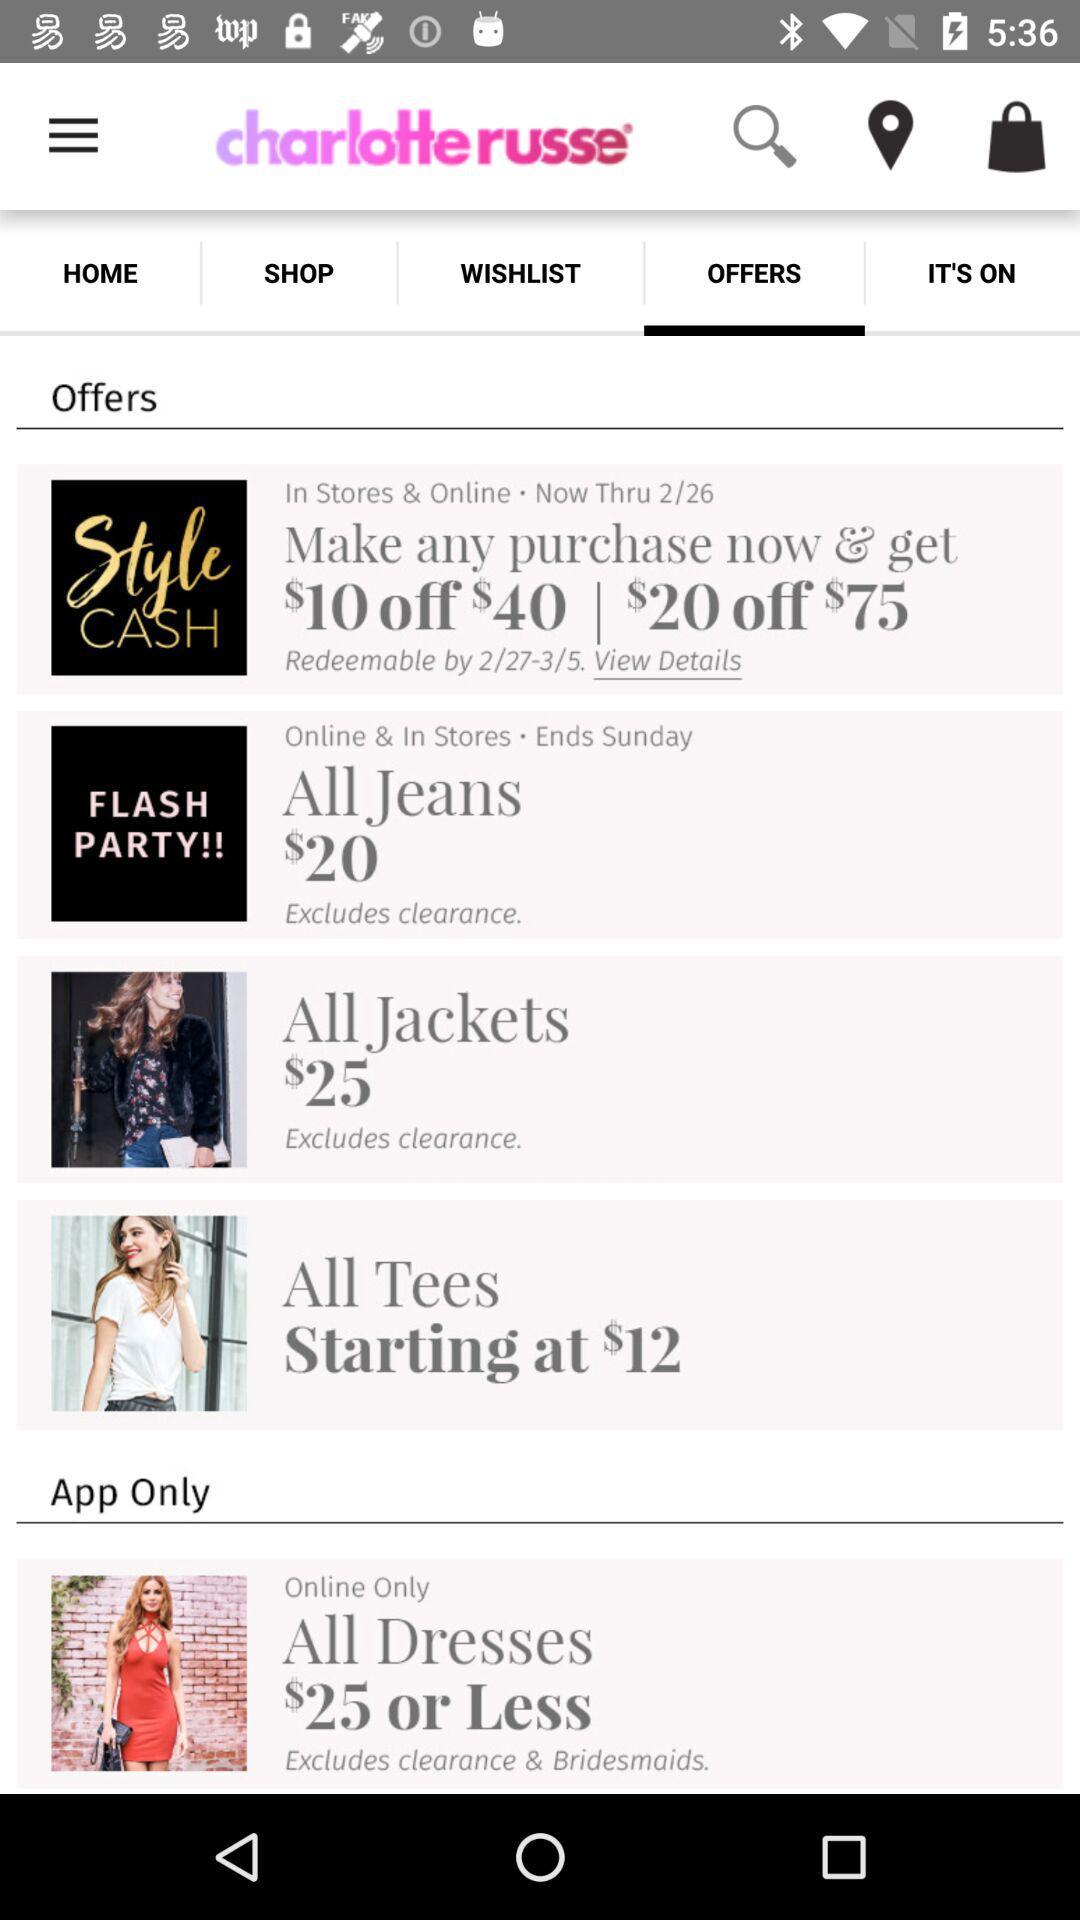  Describe the element at coordinates (299, 272) in the screenshot. I see `the app to the left of wishlist icon` at that location.